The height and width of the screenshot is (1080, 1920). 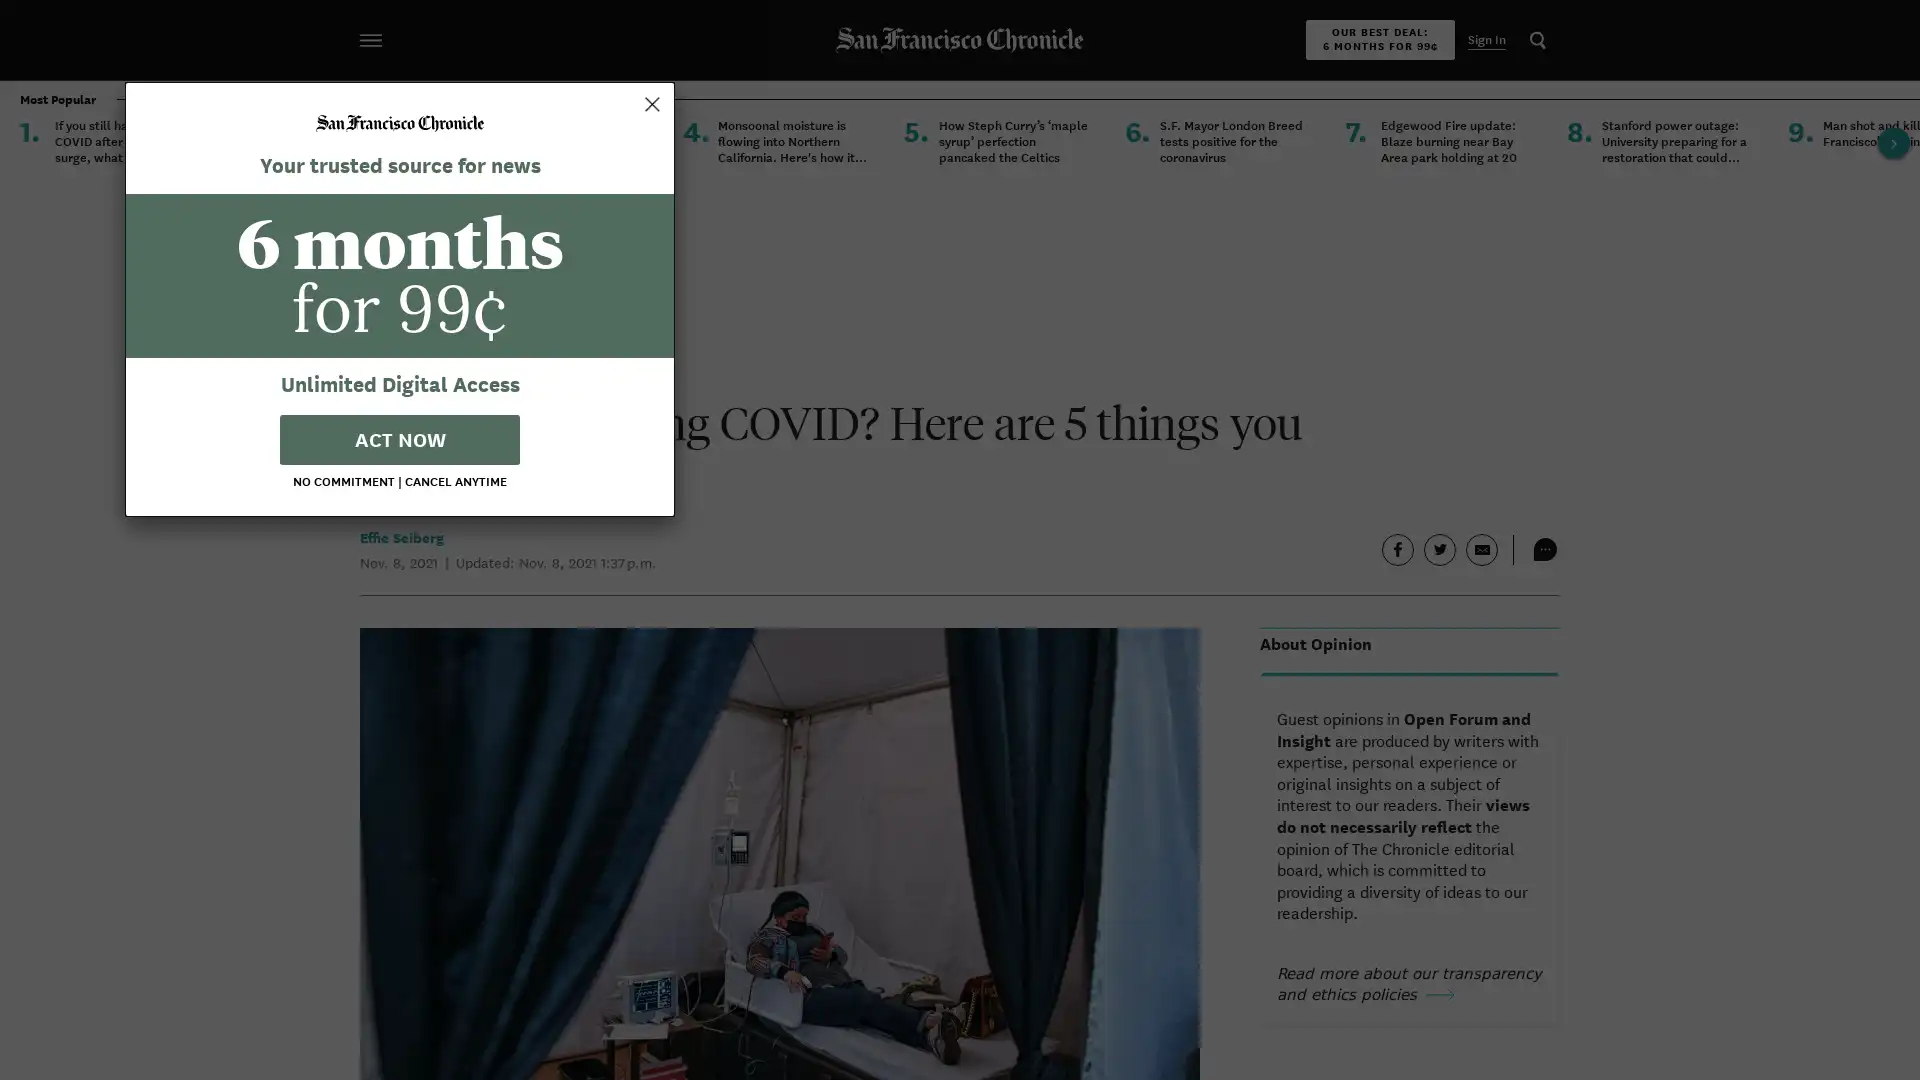 What do you see at coordinates (1893, 141) in the screenshot?
I see `Next` at bounding box center [1893, 141].